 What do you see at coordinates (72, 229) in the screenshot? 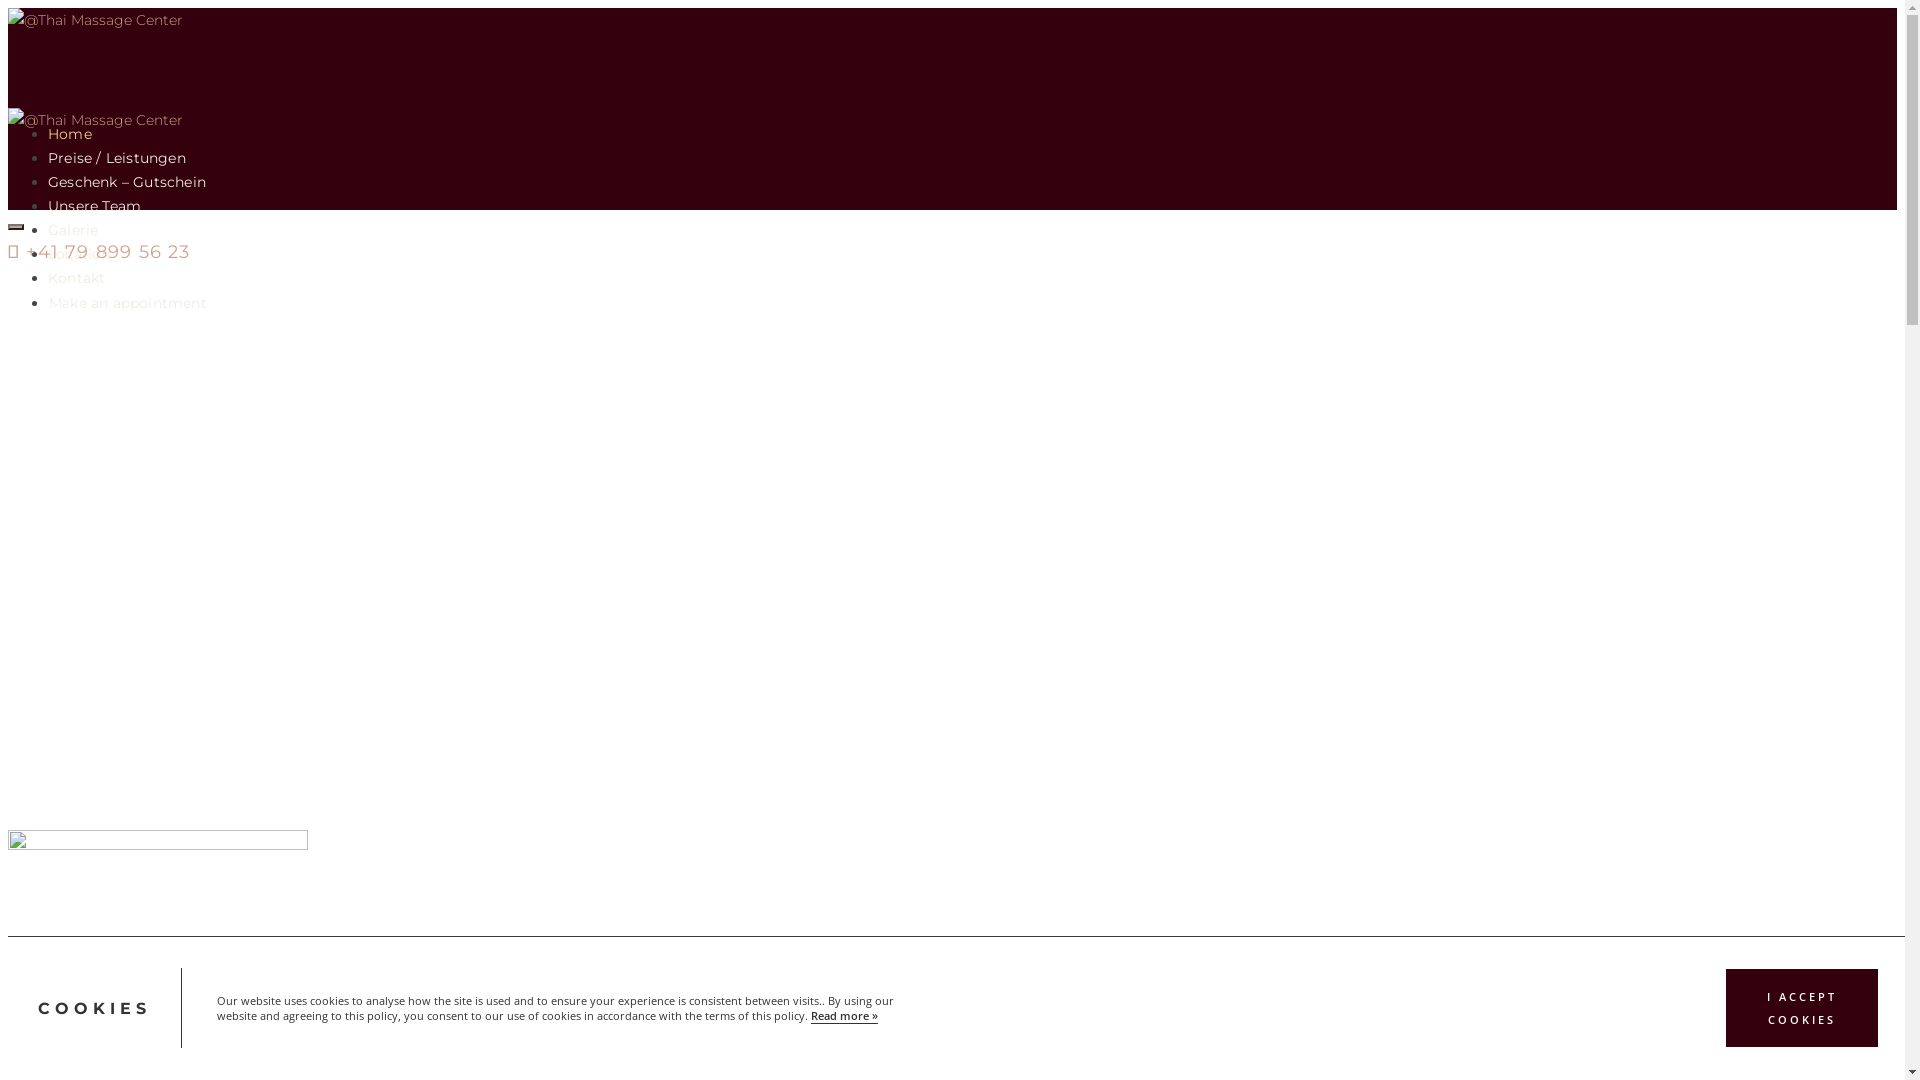
I see `'Galerie'` at bounding box center [72, 229].